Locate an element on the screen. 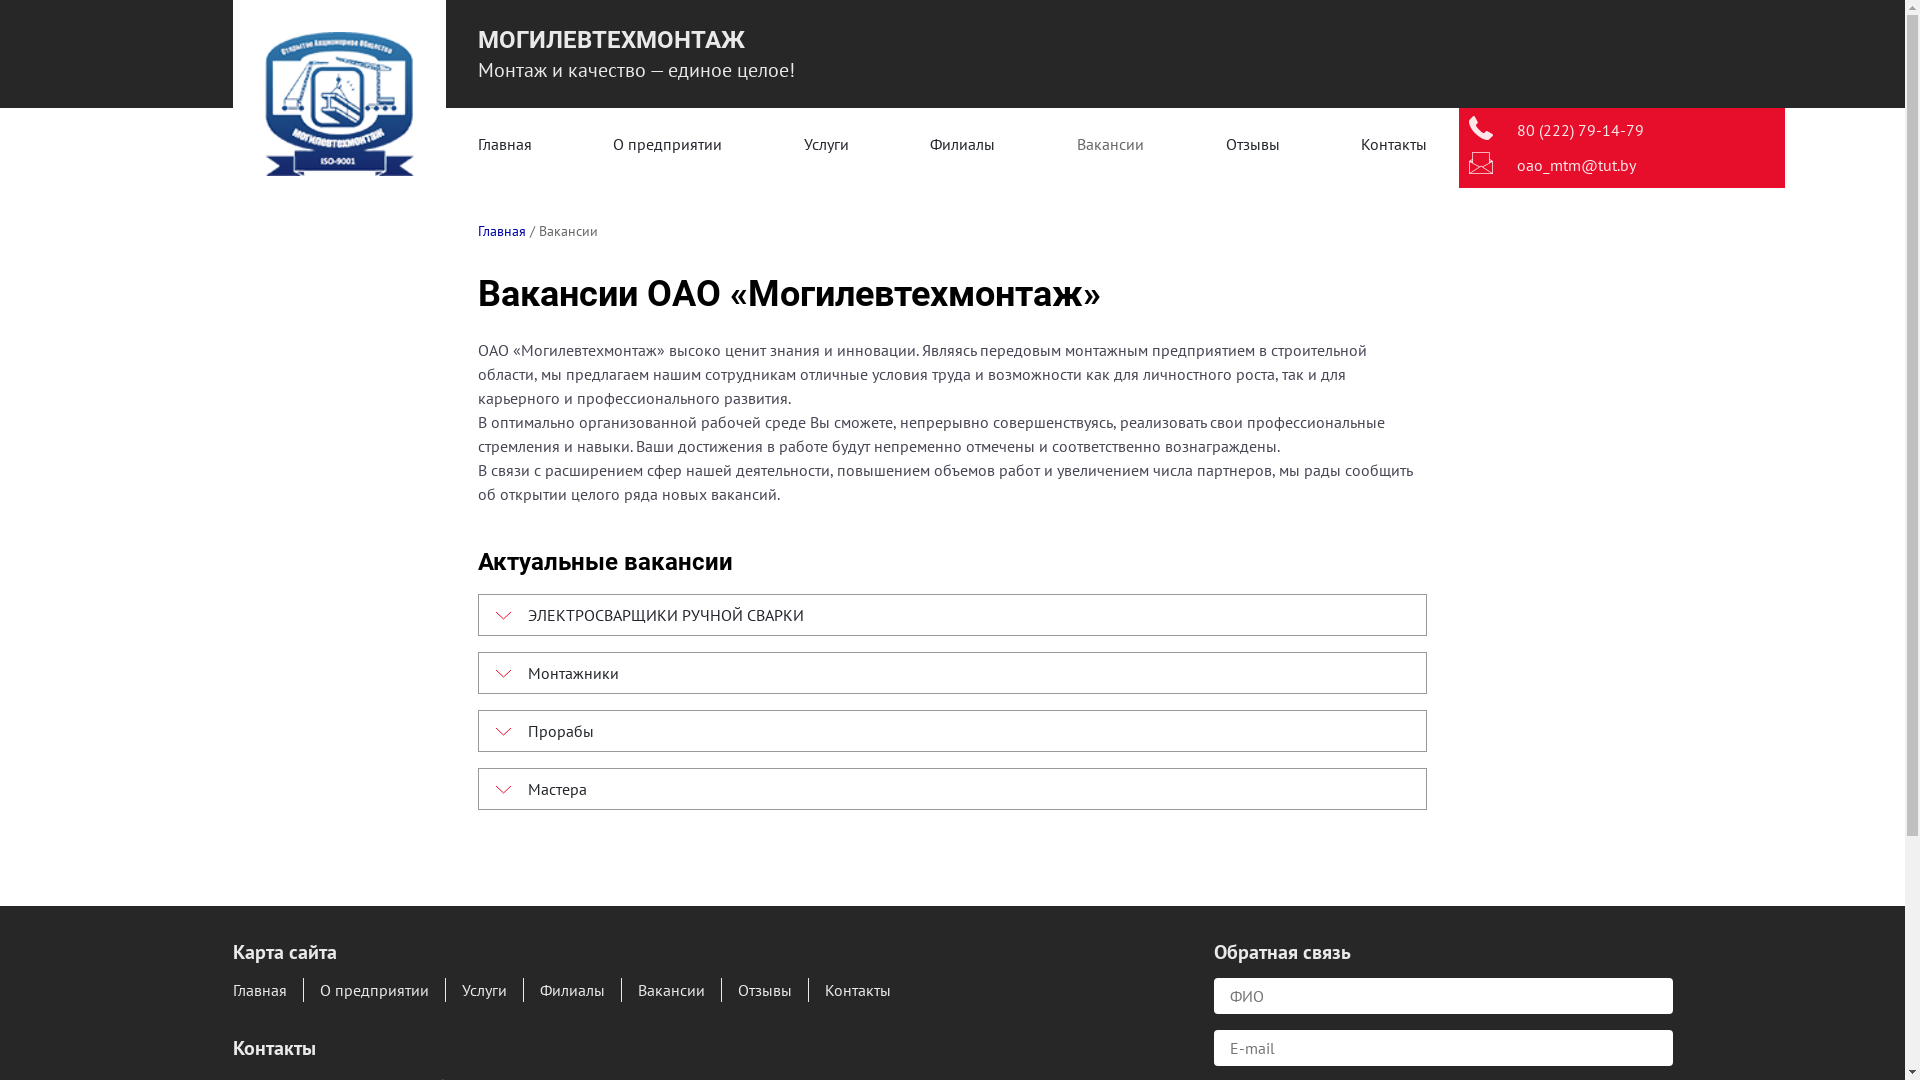  '80 (222) 79-14-79' is located at coordinates (1579, 130).